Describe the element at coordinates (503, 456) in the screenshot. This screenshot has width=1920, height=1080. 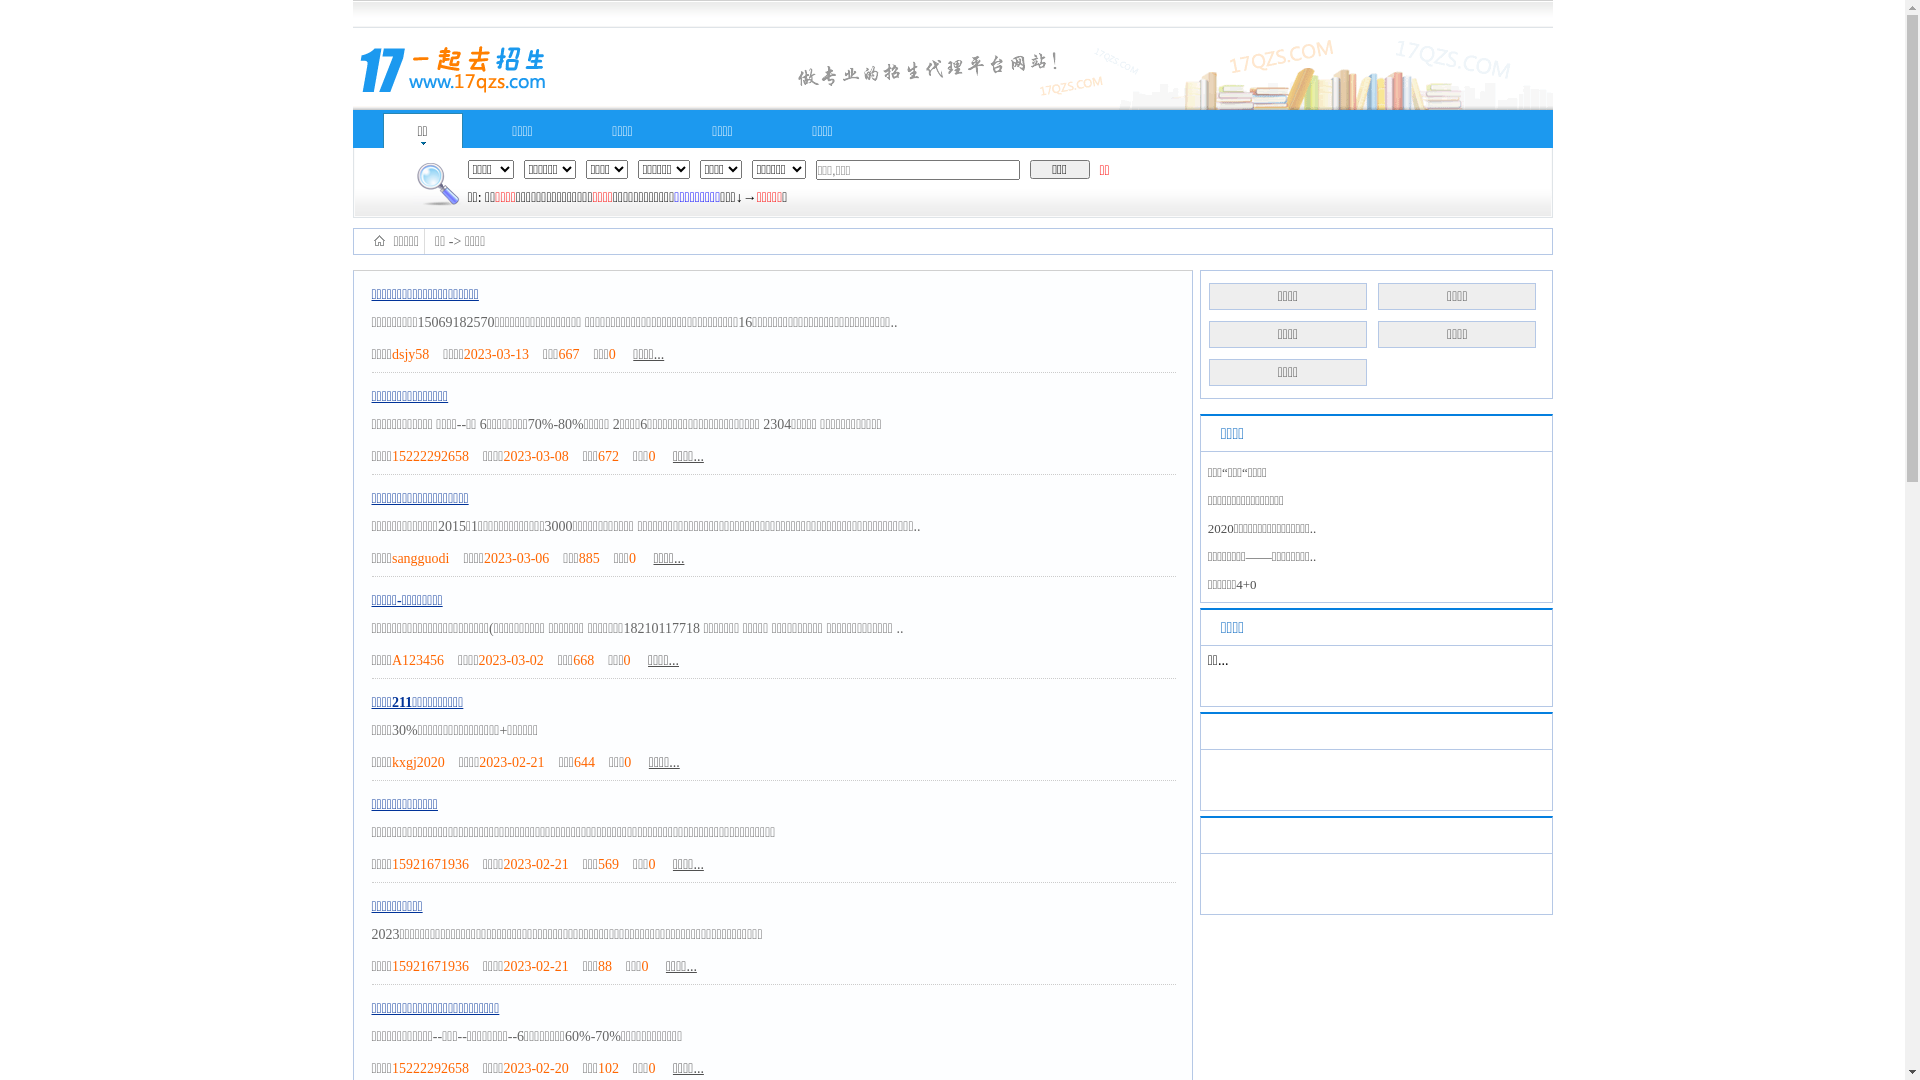
I see `'2023-03-08'` at that location.